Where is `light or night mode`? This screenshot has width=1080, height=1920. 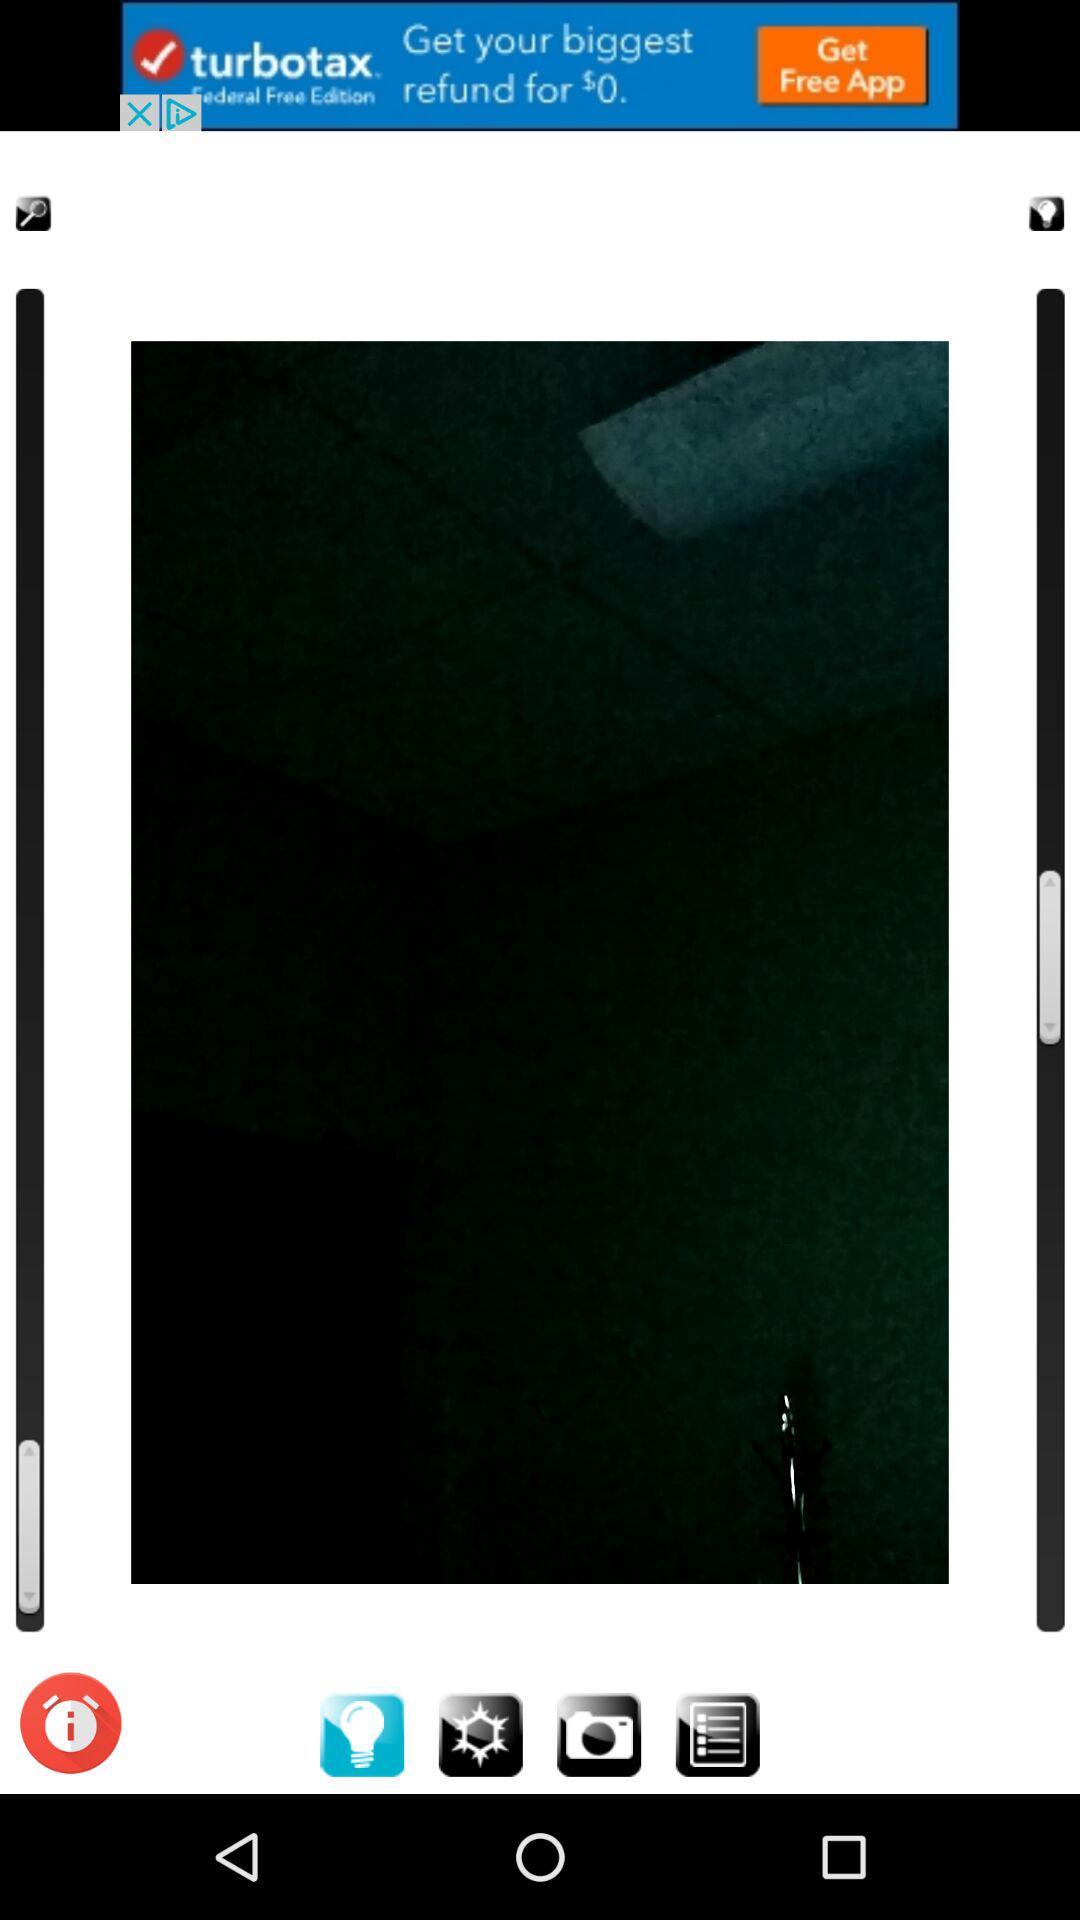
light or night mode is located at coordinates (1022, 188).